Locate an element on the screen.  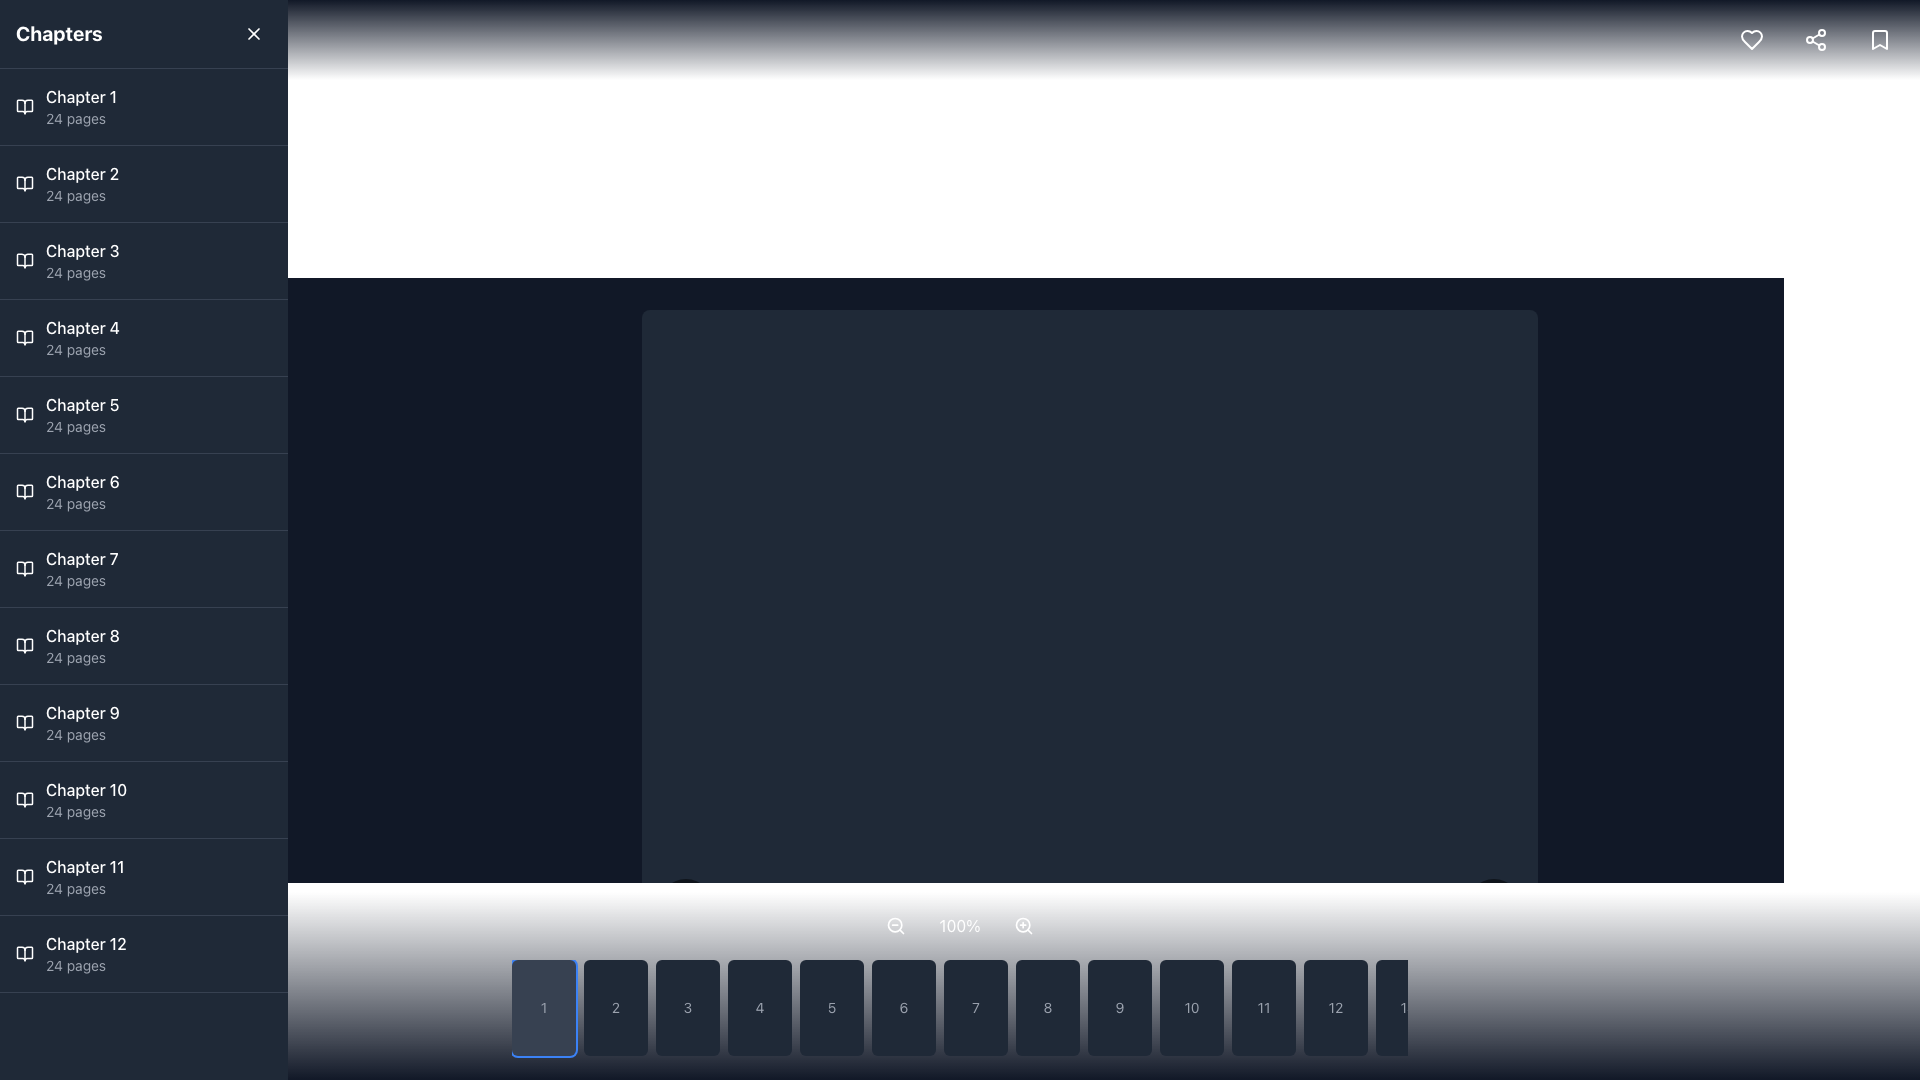
the list entry item displaying 'Chapter 5' and '24 pages' to potentially view more details or highlights is located at coordinates (81, 414).